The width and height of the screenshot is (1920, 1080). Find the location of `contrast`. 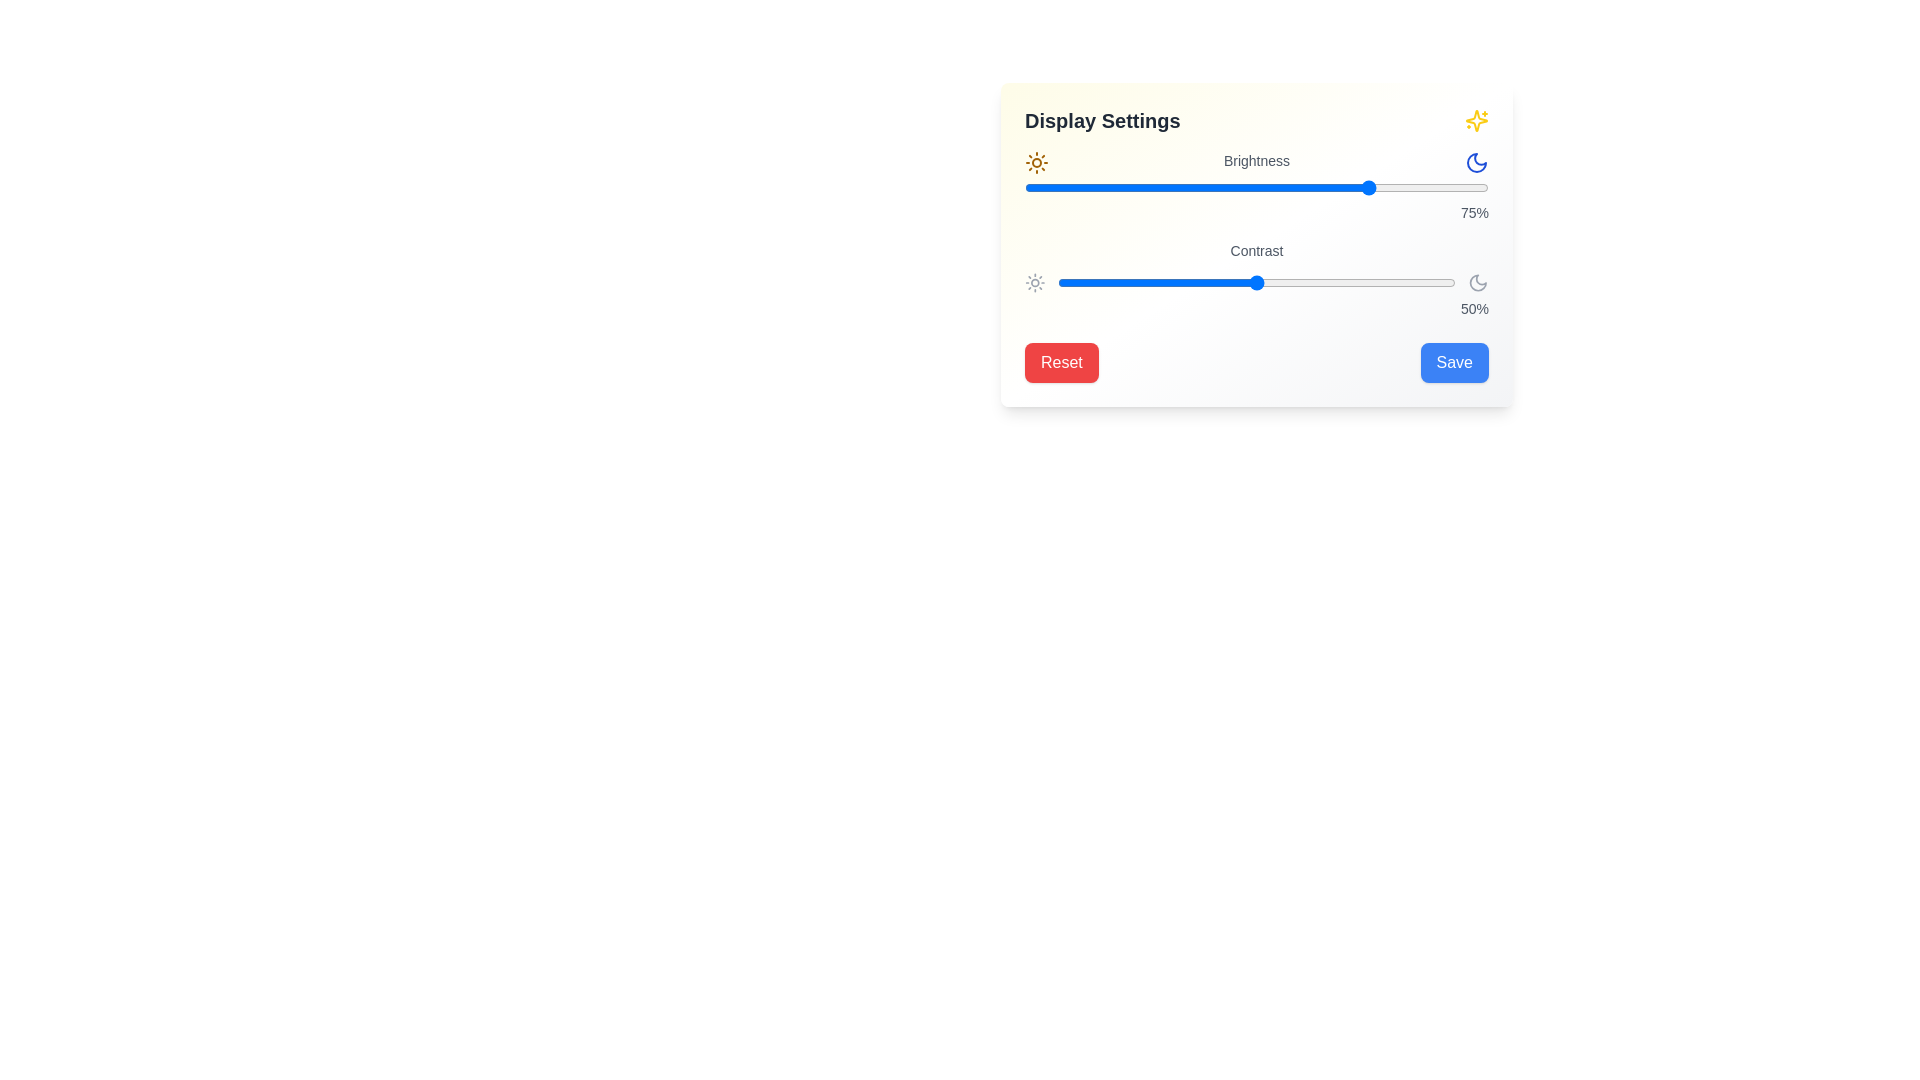

contrast is located at coordinates (1185, 282).